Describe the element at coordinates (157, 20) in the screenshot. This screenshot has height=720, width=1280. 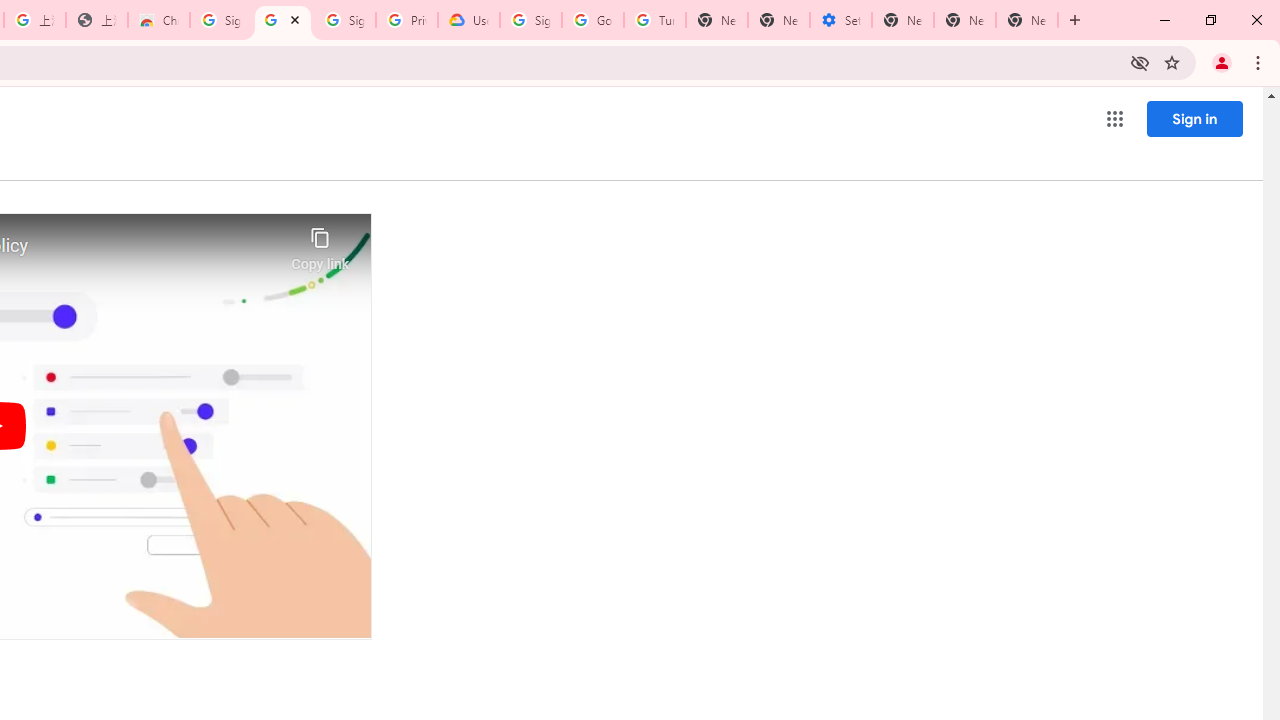
I see `'Chrome Web Store - Color themes by Chrome'` at that location.